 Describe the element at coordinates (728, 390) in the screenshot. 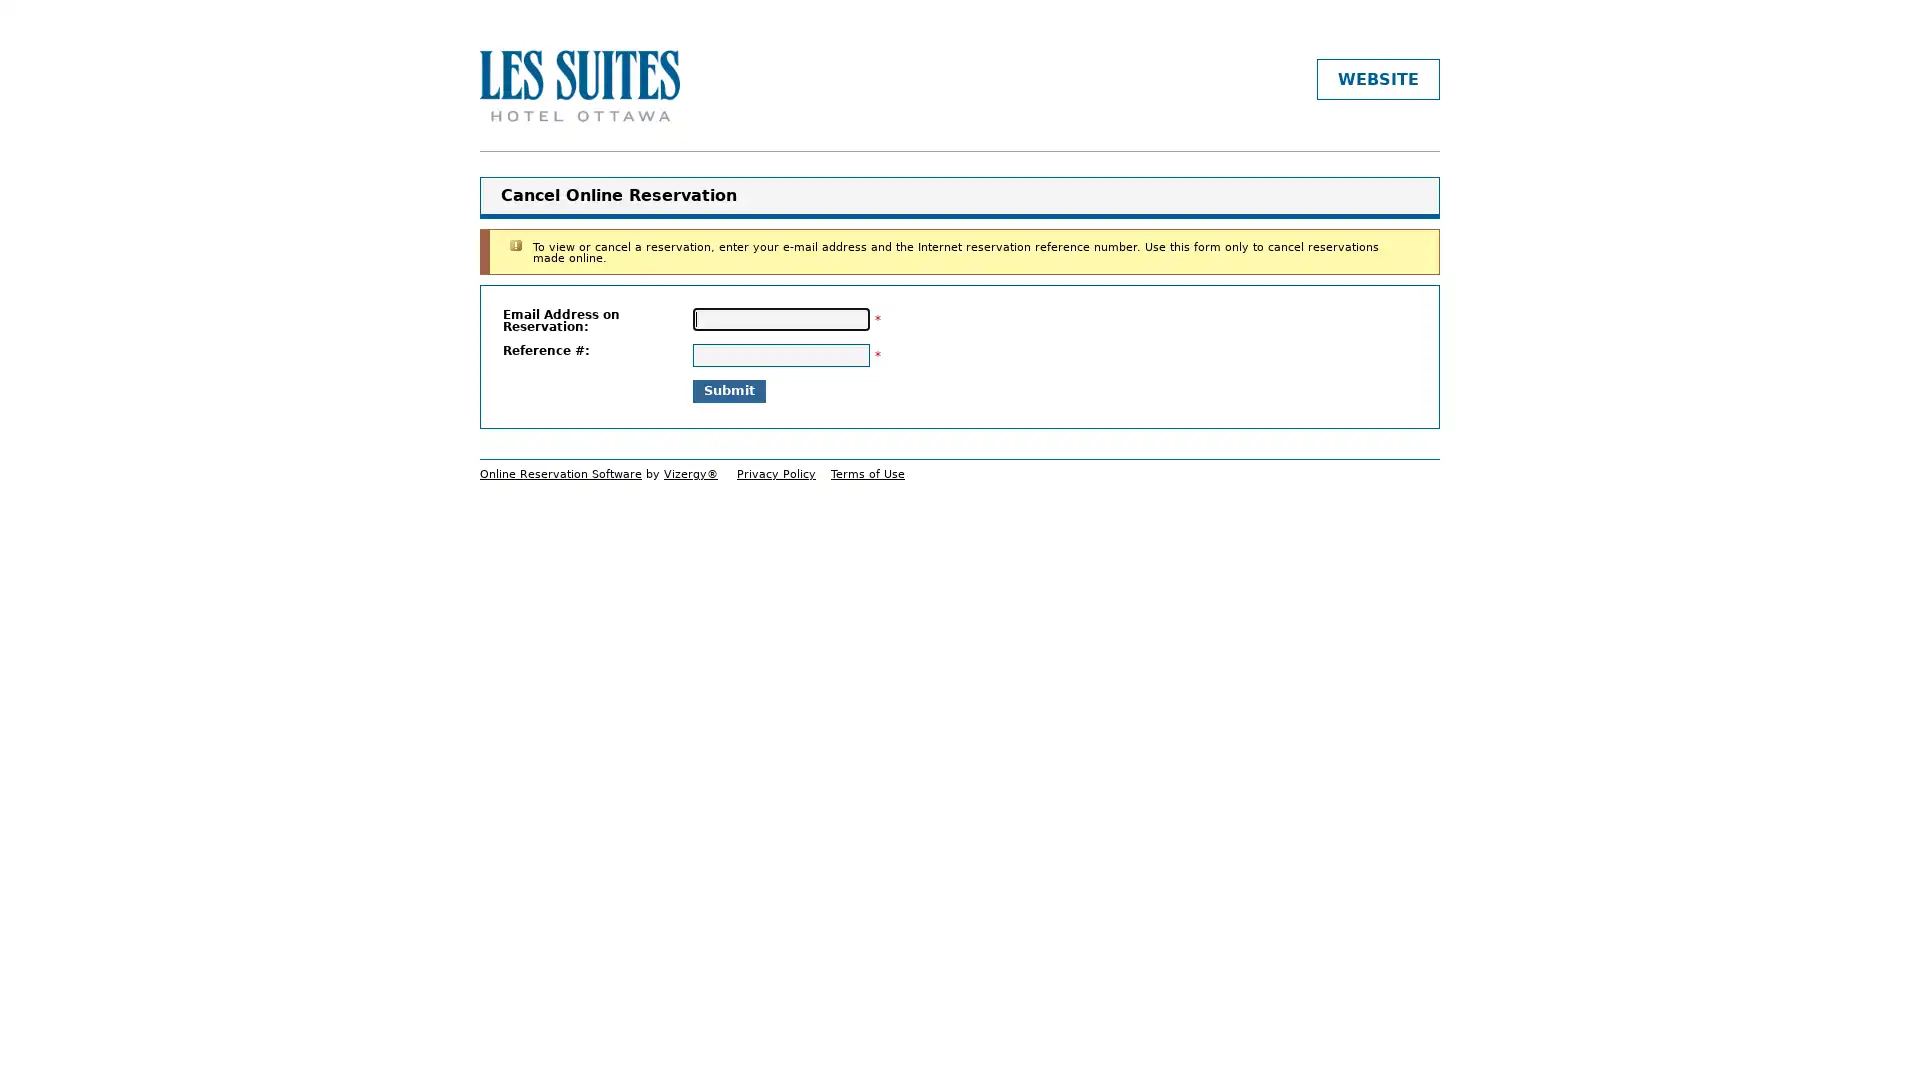

I see `Submit` at that location.